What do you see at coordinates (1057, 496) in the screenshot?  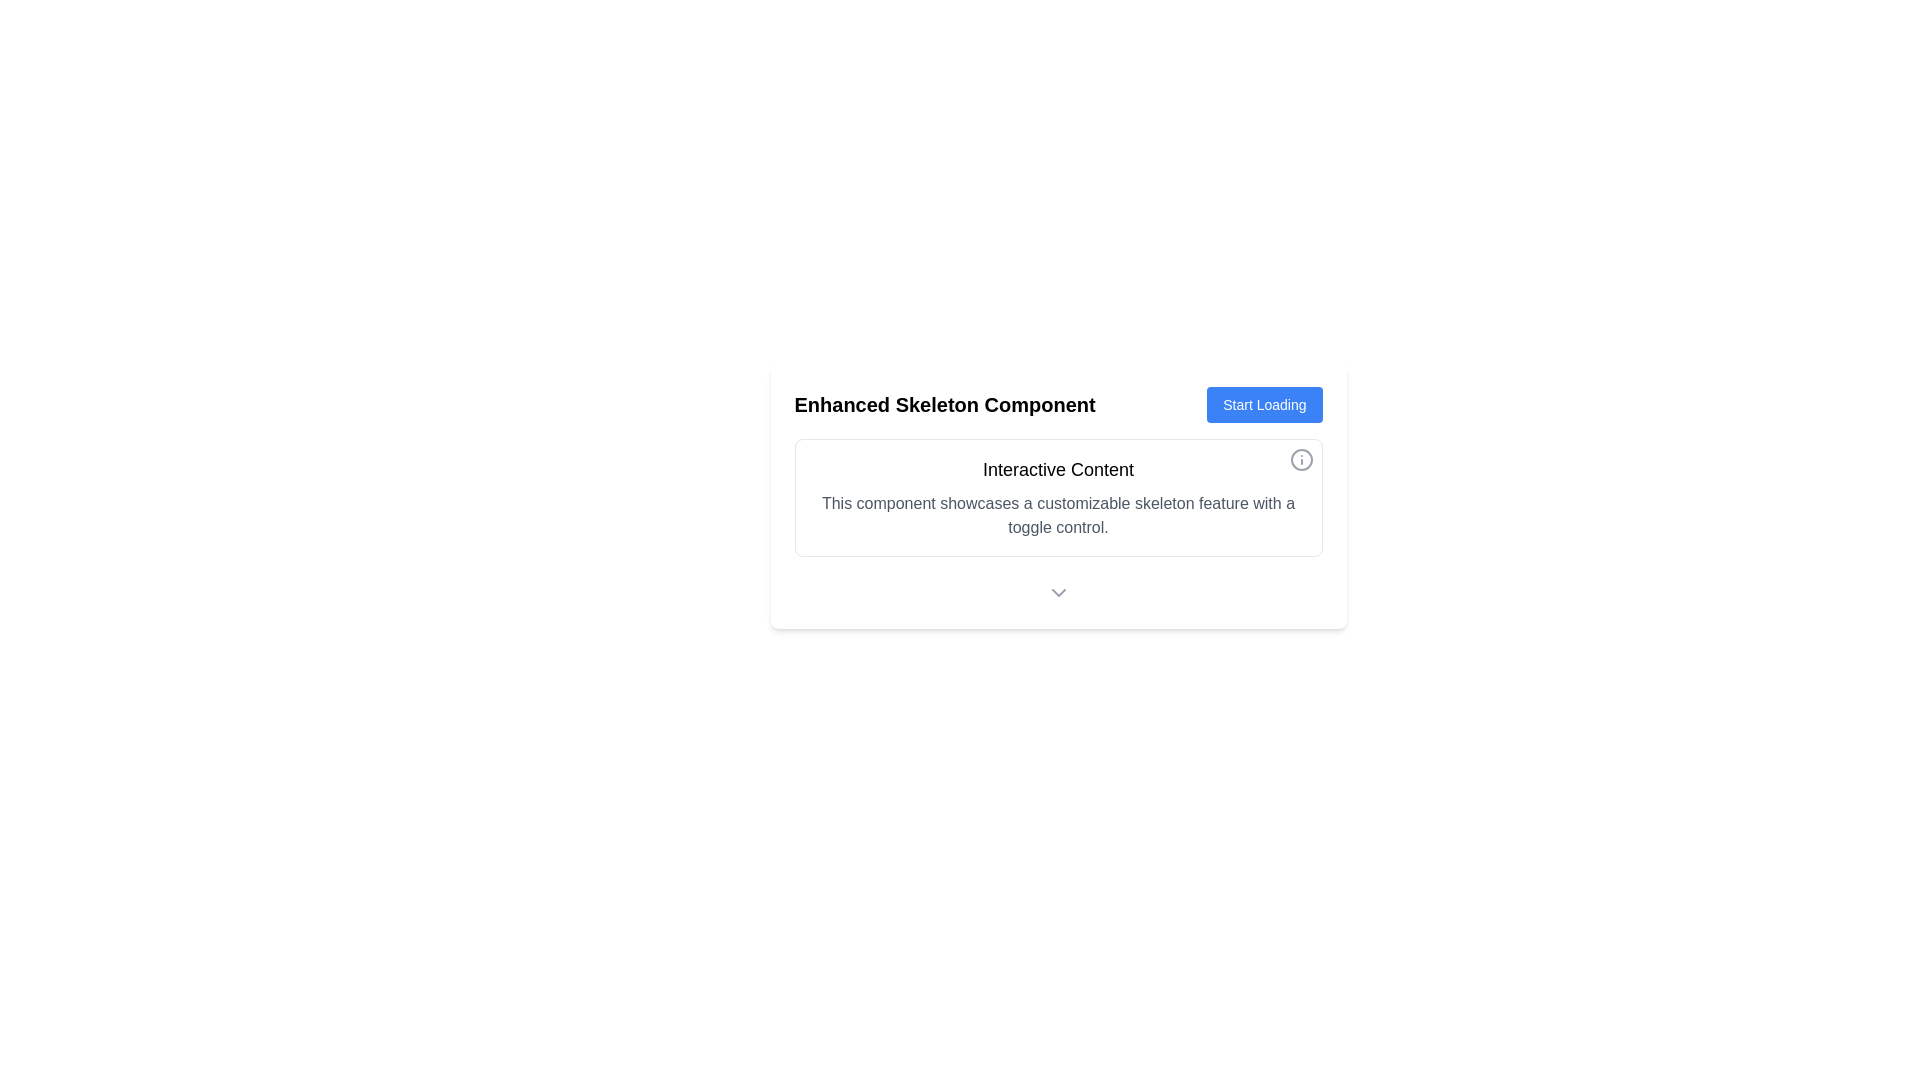 I see `textual content of the block titled 'Interactive Content' with the description 'This component showcases a customizable skeleton feature with a toggle control.' located at the center of the interface` at bounding box center [1057, 496].